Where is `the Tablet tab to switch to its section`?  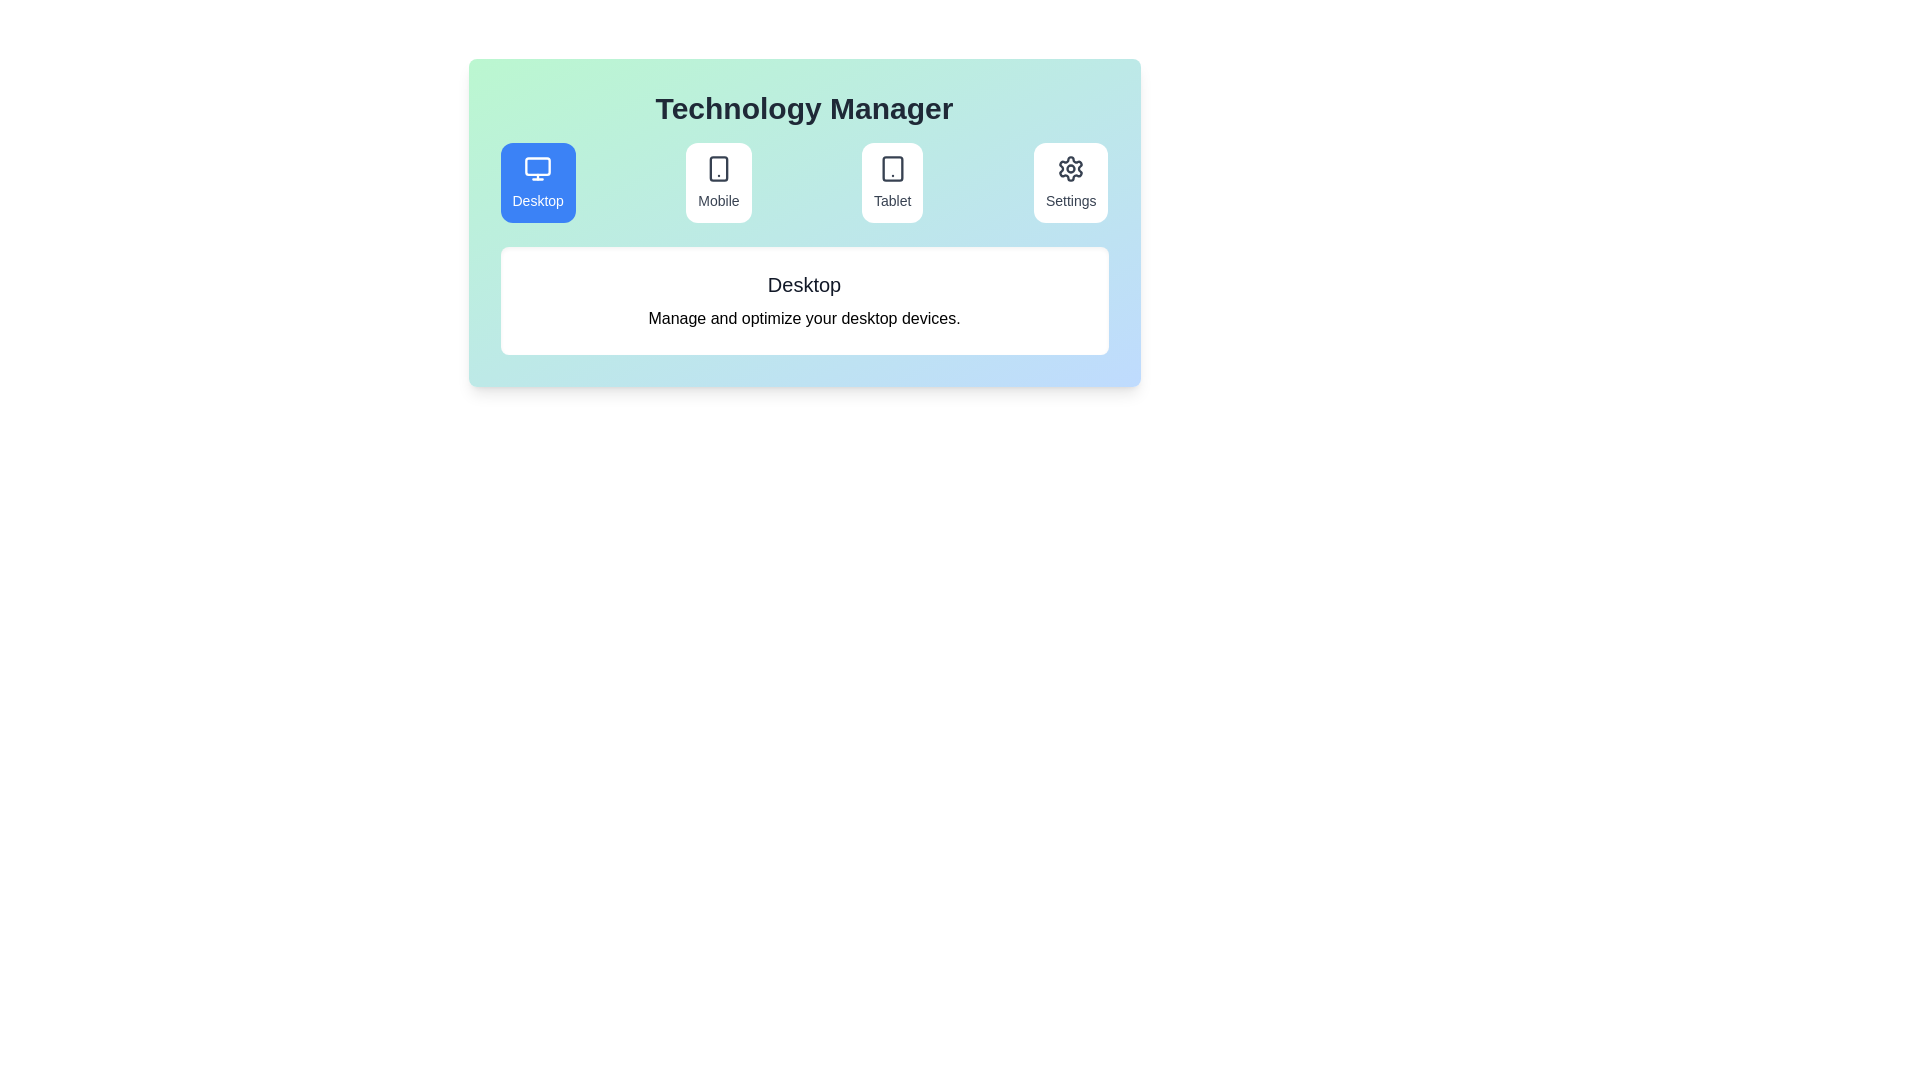
the Tablet tab to switch to its section is located at coordinates (891, 182).